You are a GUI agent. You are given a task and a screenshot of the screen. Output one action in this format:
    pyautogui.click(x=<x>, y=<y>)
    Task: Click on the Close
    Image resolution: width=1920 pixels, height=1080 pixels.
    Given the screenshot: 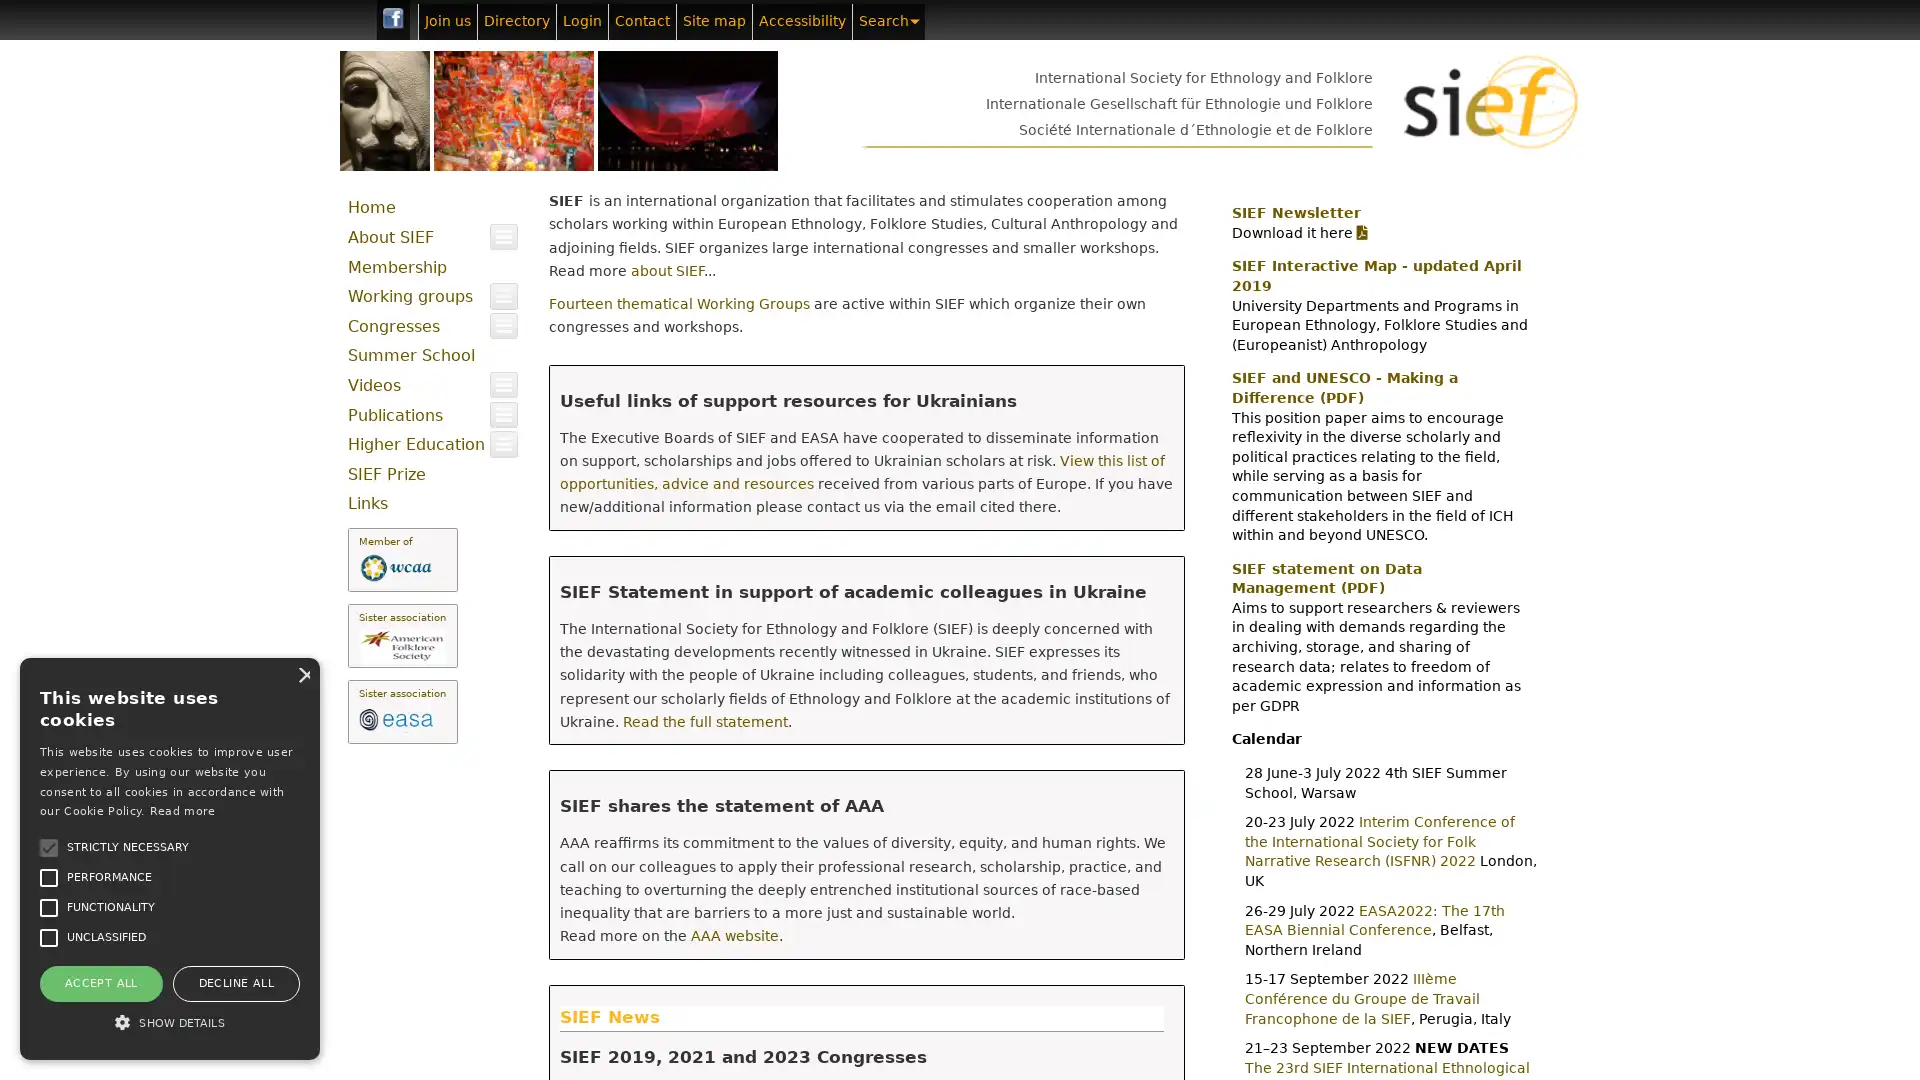 What is the action you would take?
    pyautogui.click(x=301, y=674)
    